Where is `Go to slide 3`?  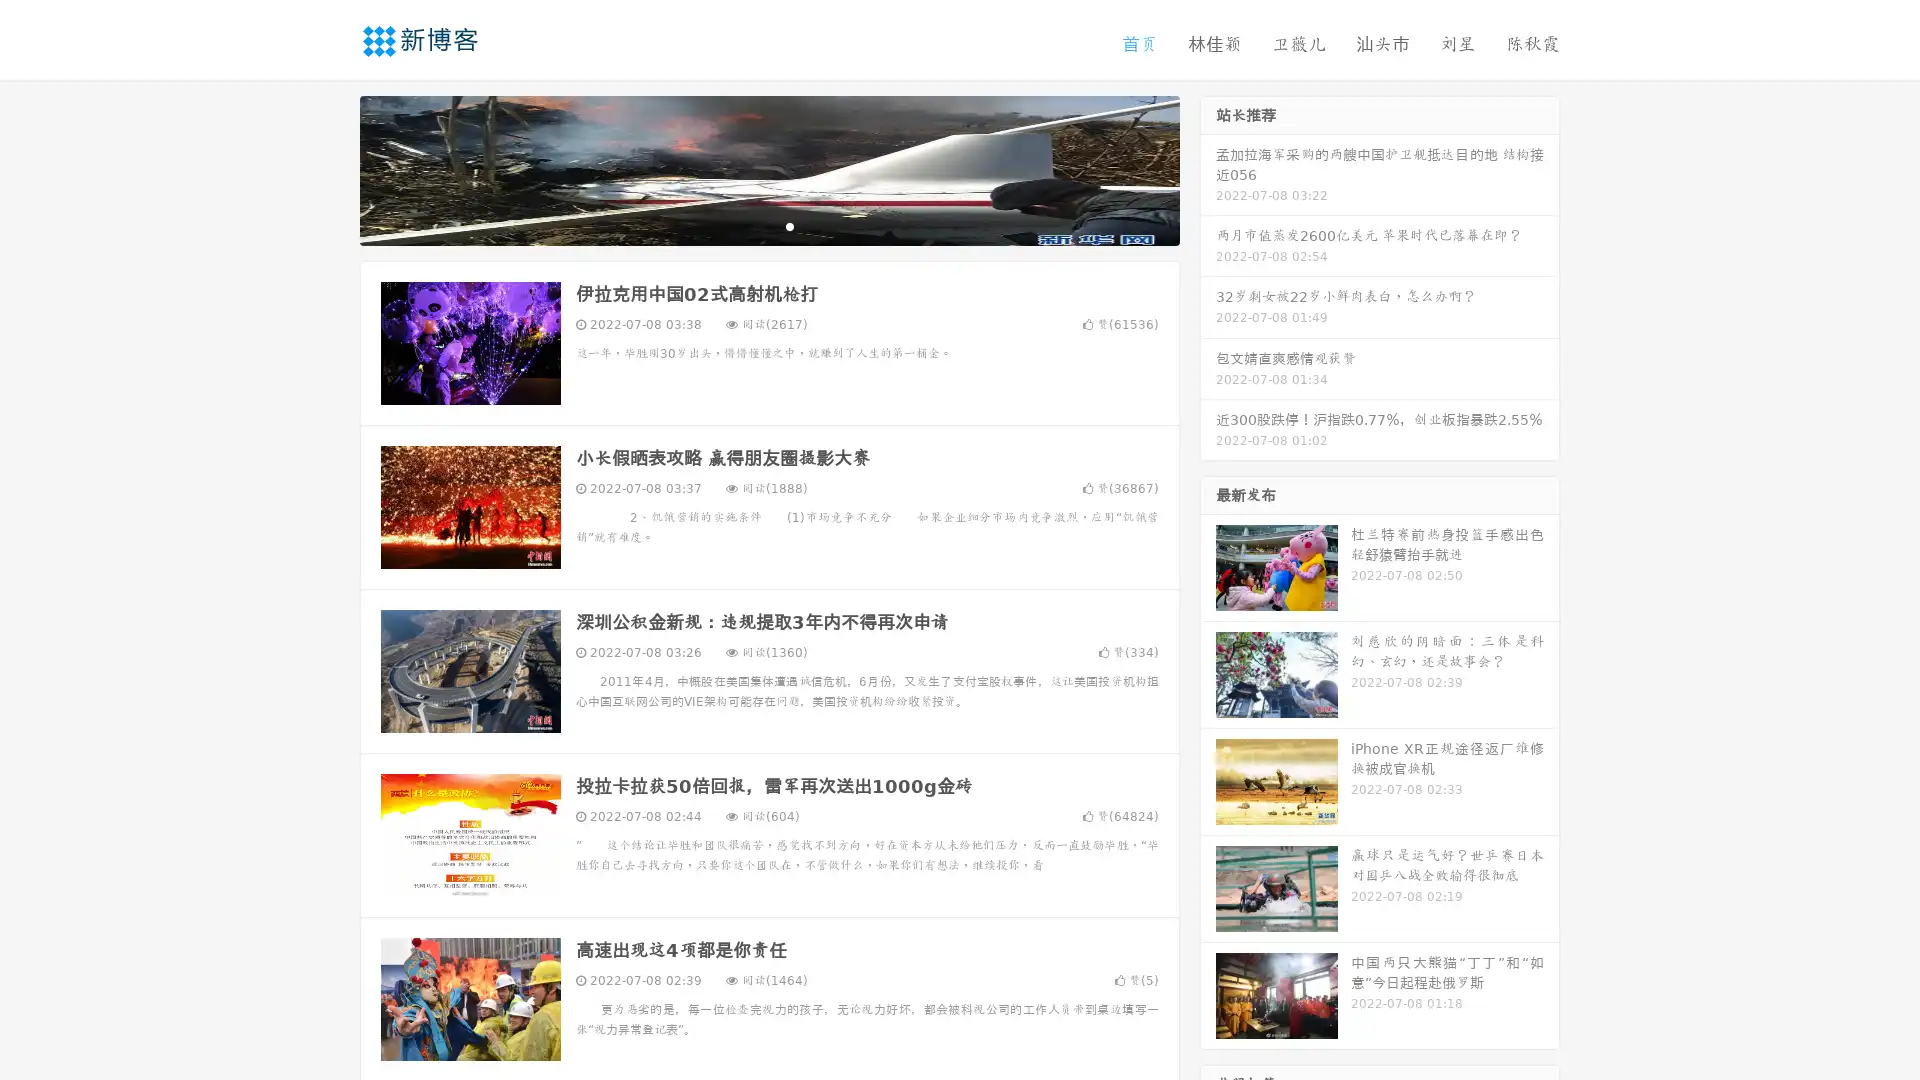
Go to slide 3 is located at coordinates (789, 225).